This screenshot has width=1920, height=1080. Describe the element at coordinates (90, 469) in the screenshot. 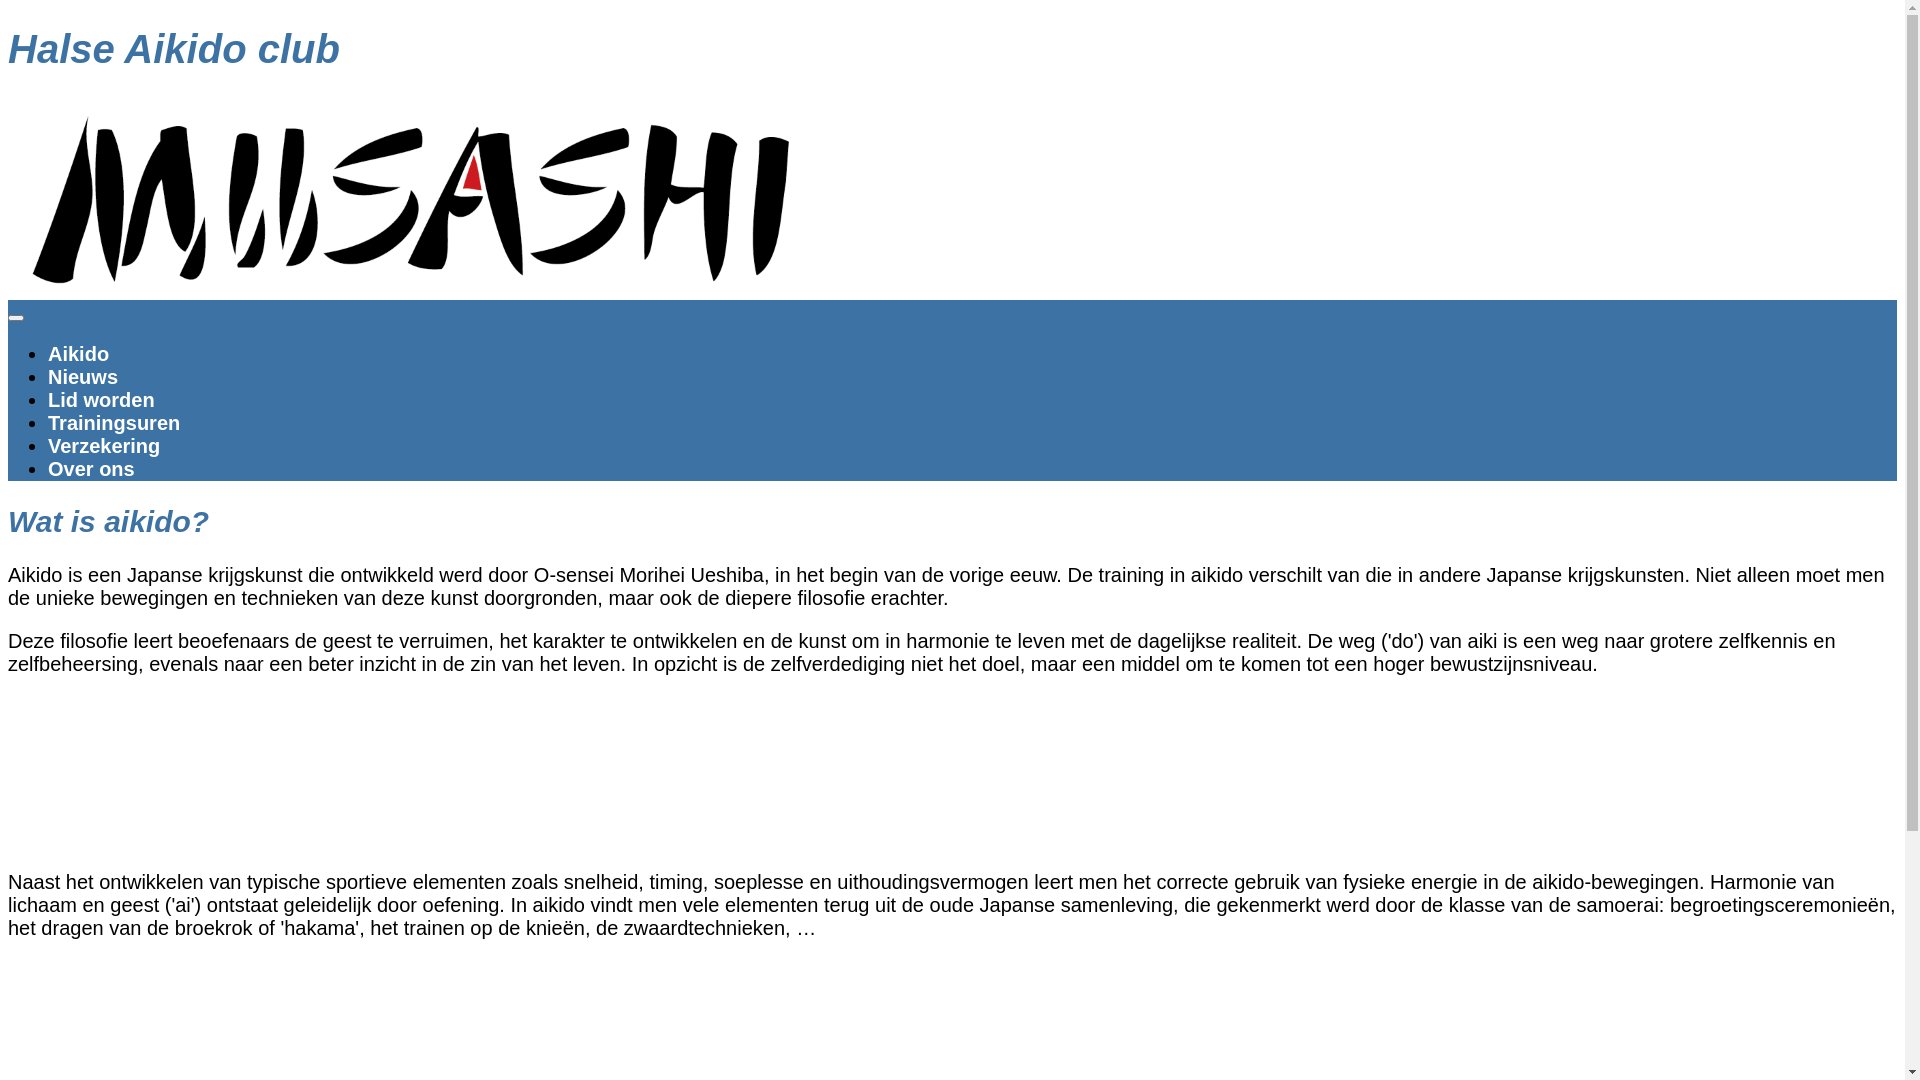

I see `'Over ons'` at that location.